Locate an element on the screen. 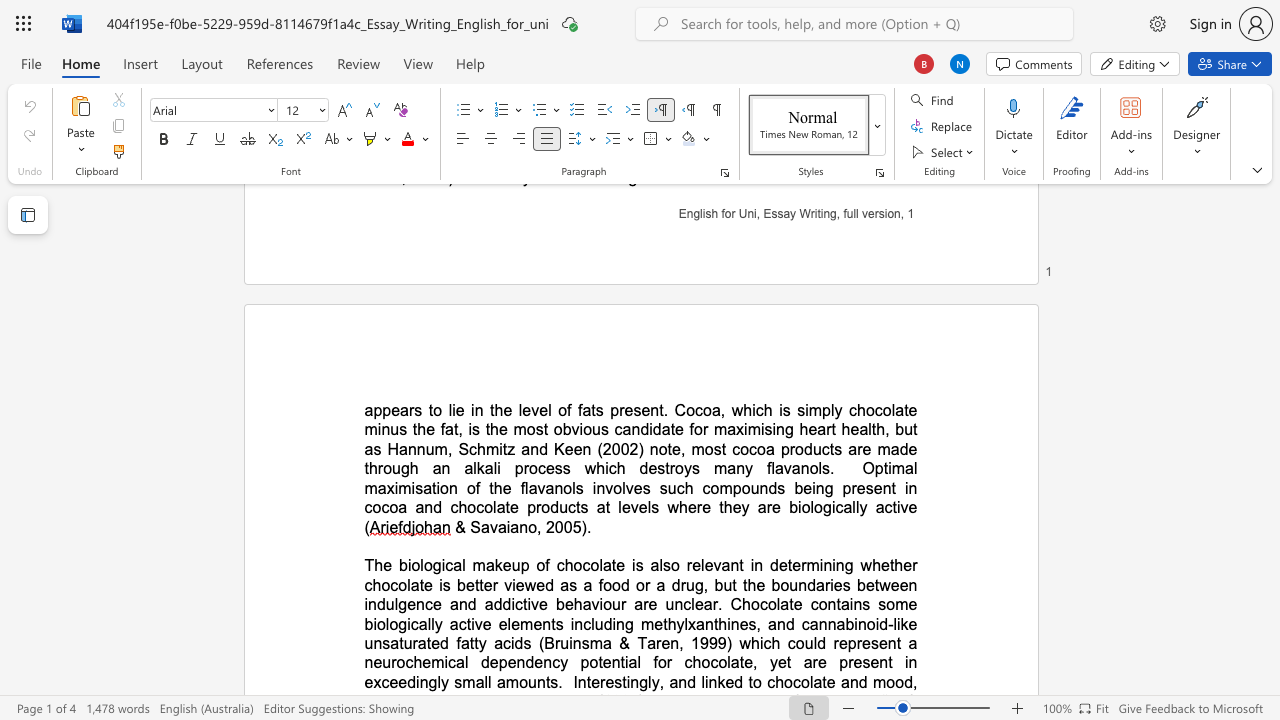 The height and width of the screenshot is (720, 1280). the 1th character "d" in the text is located at coordinates (773, 565).